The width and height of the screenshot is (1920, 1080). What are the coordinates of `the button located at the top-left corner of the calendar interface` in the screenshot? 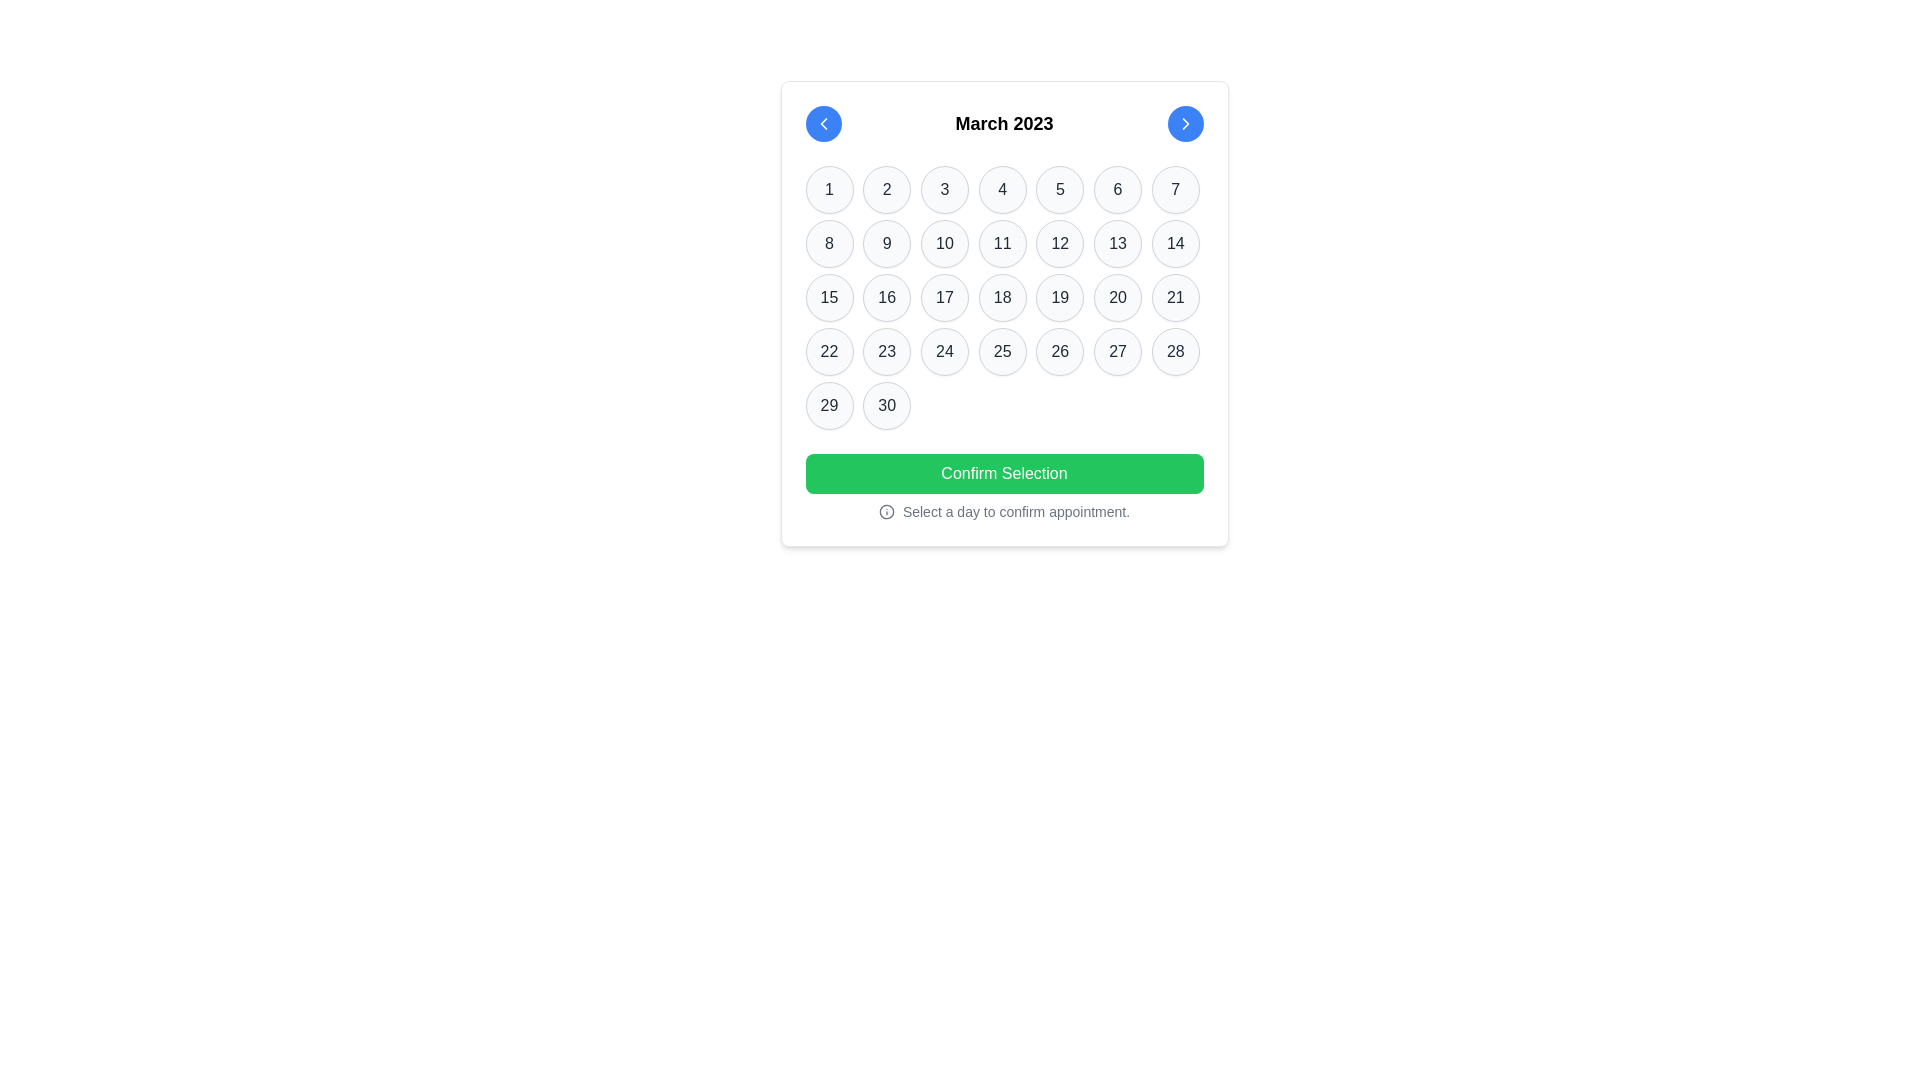 It's located at (823, 123).